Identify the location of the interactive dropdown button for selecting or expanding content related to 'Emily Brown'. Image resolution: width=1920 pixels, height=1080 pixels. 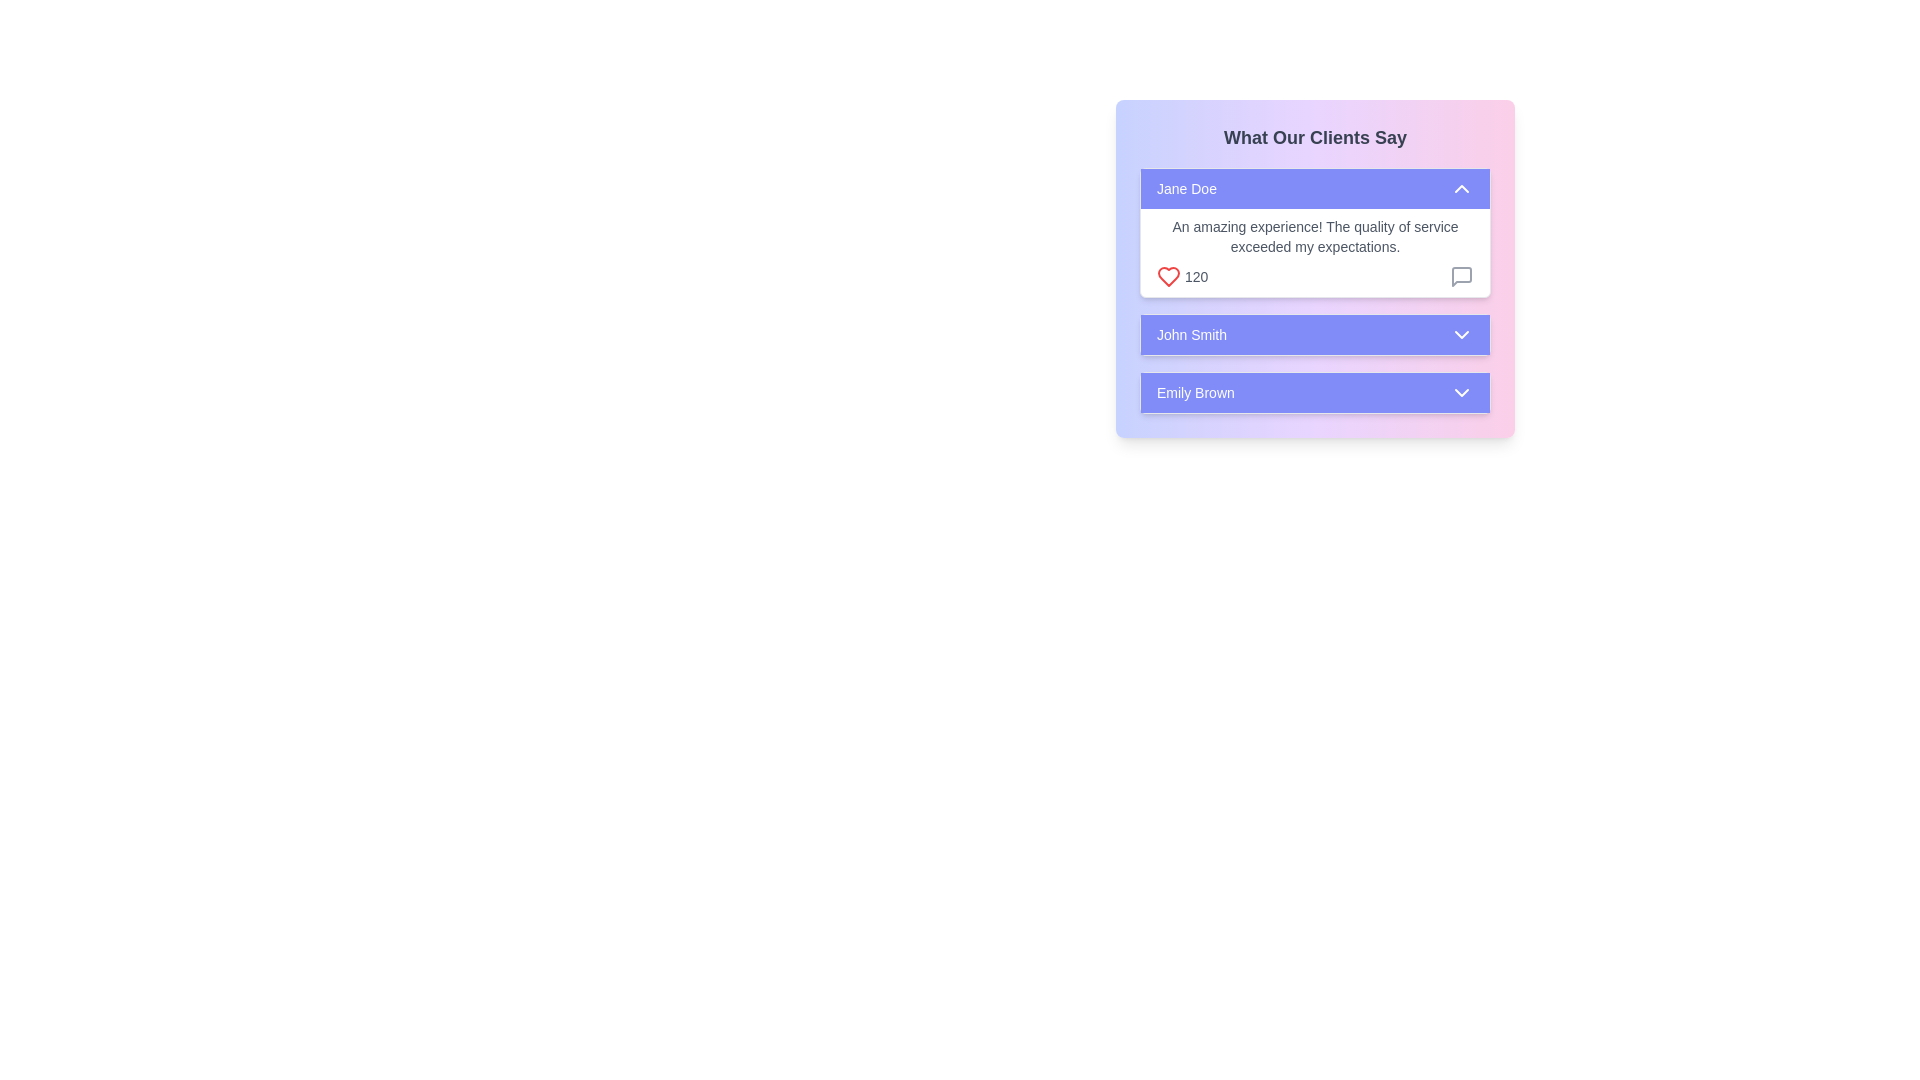
(1315, 393).